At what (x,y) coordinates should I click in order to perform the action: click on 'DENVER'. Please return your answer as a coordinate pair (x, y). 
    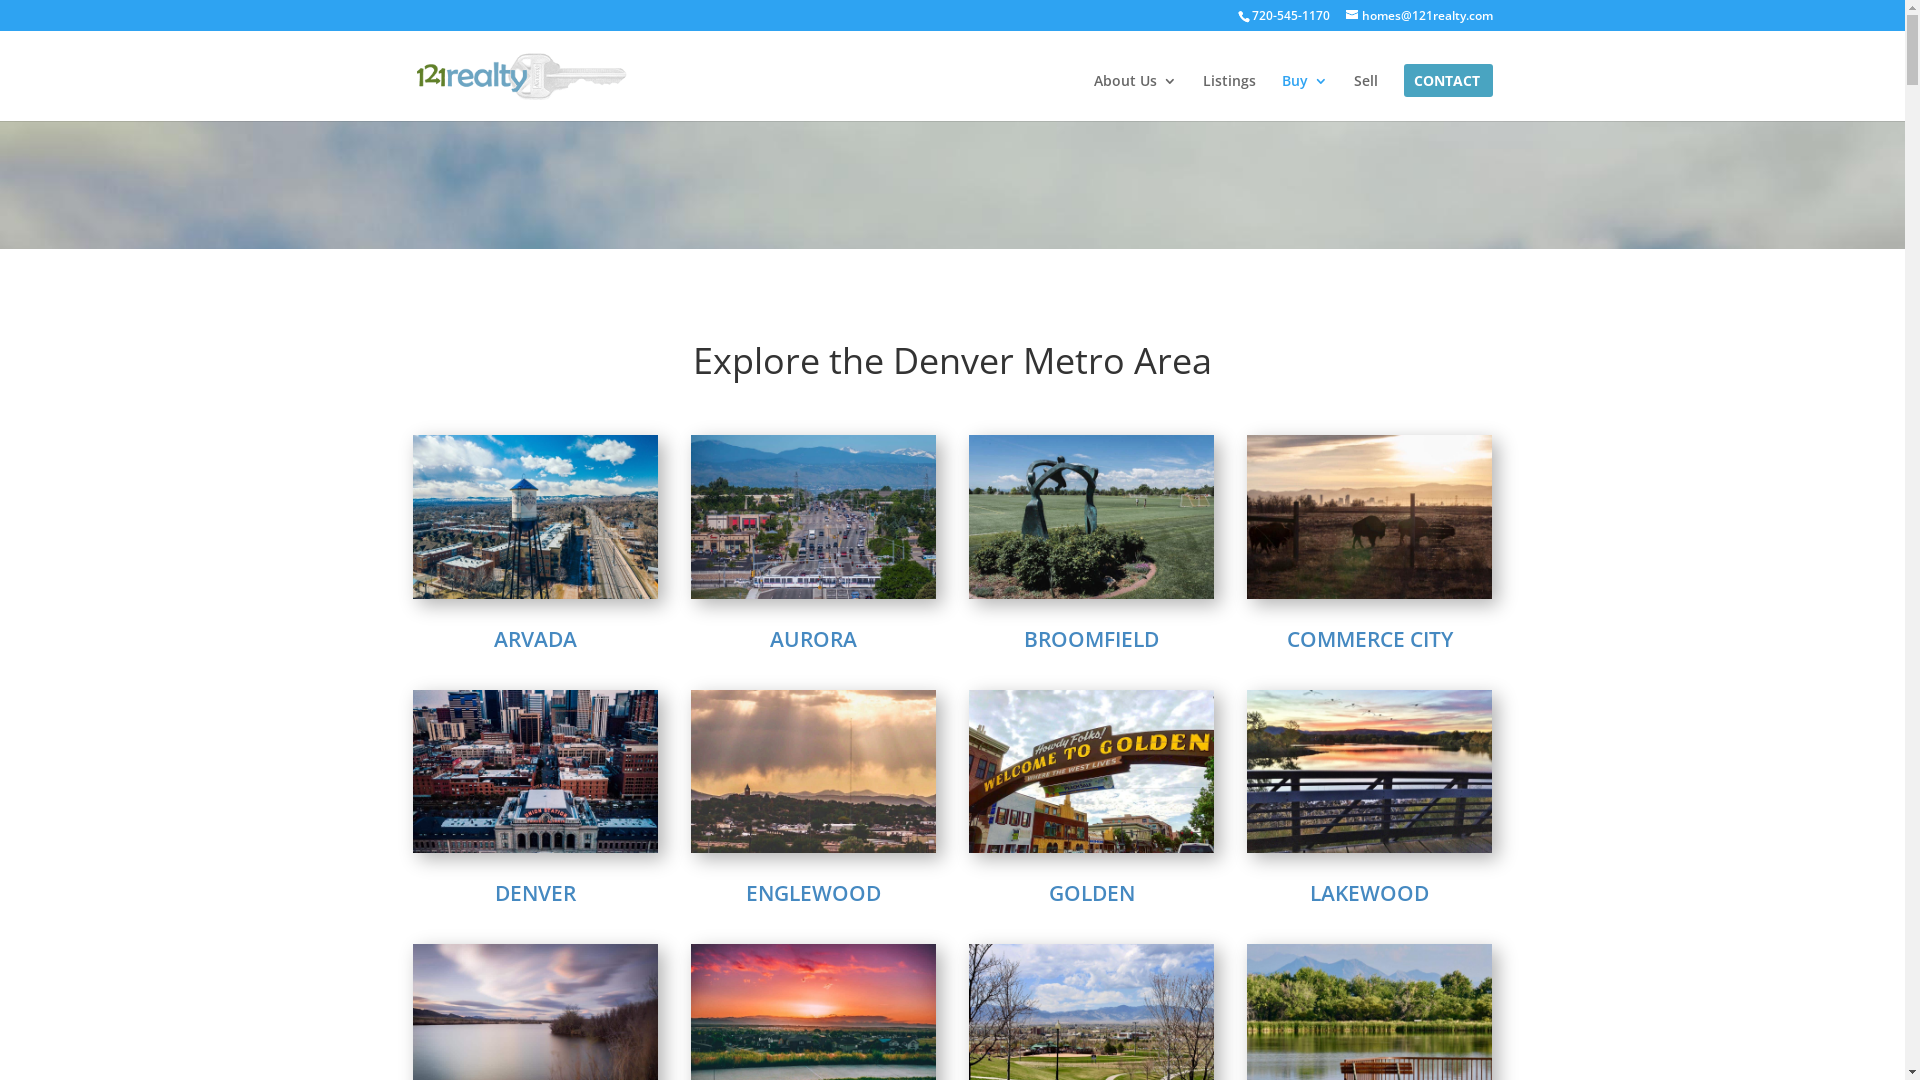
    Looking at the image, I should click on (535, 892).